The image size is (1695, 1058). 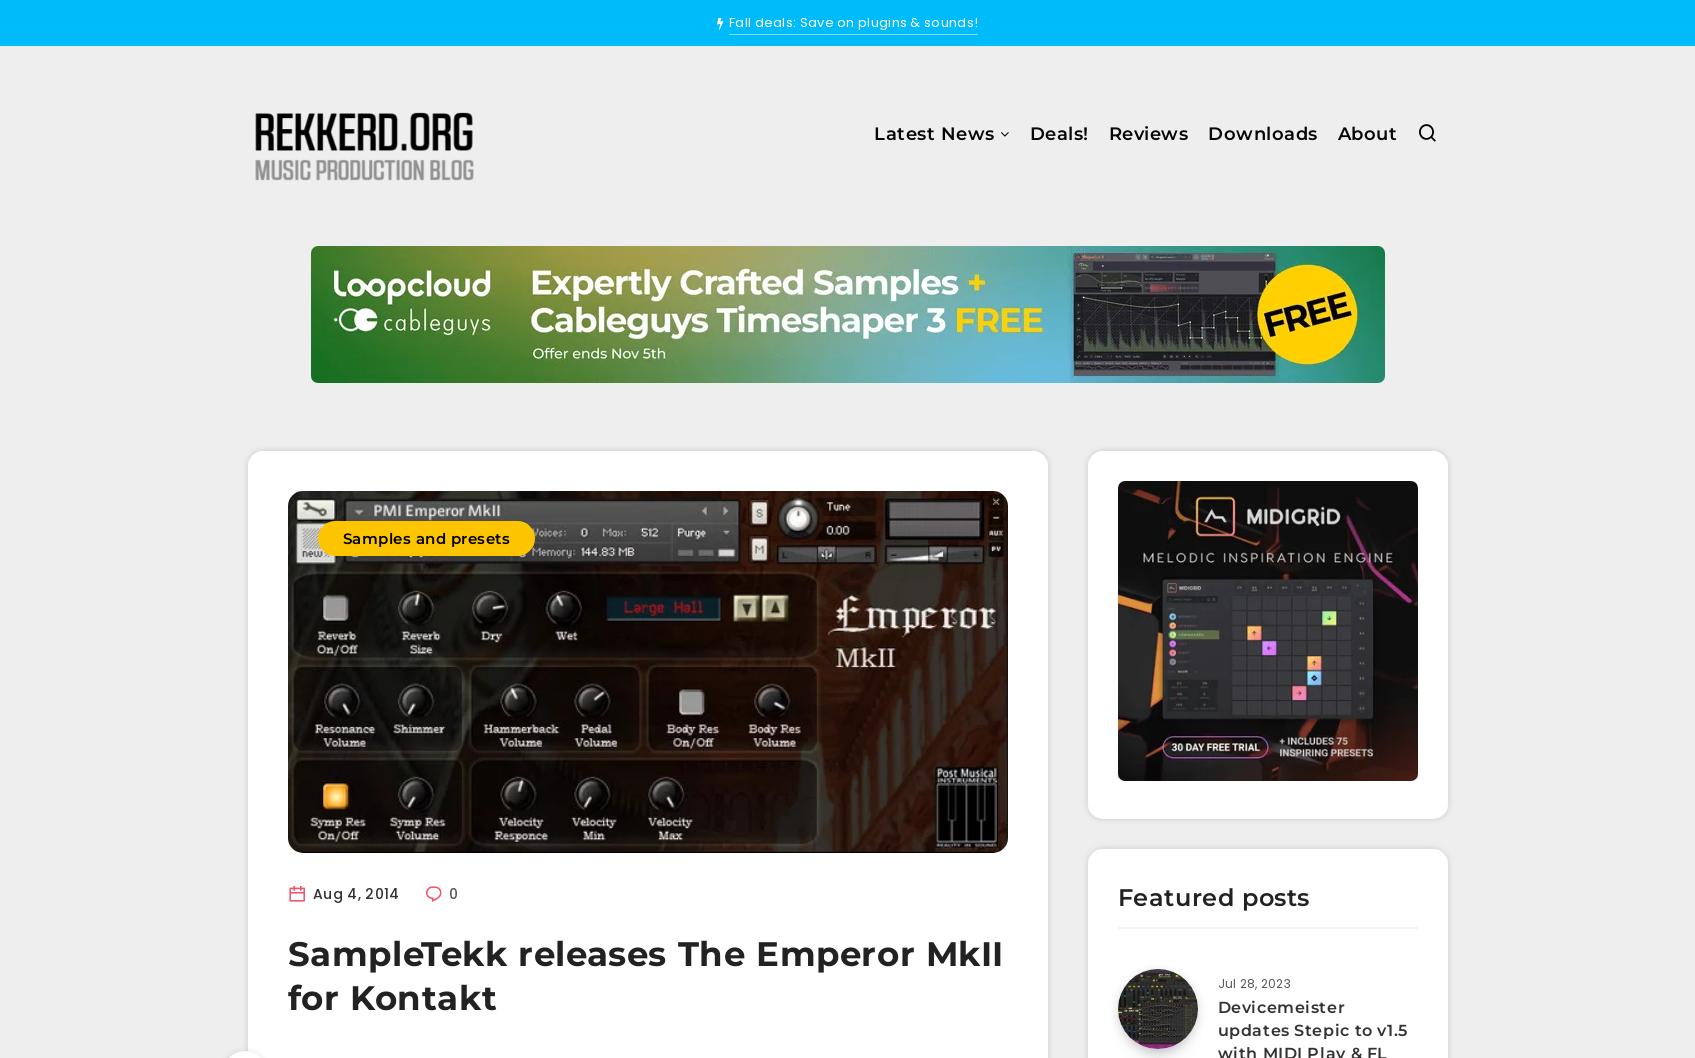 I want to click on 'Reviews', so click(x=1147, y=133).